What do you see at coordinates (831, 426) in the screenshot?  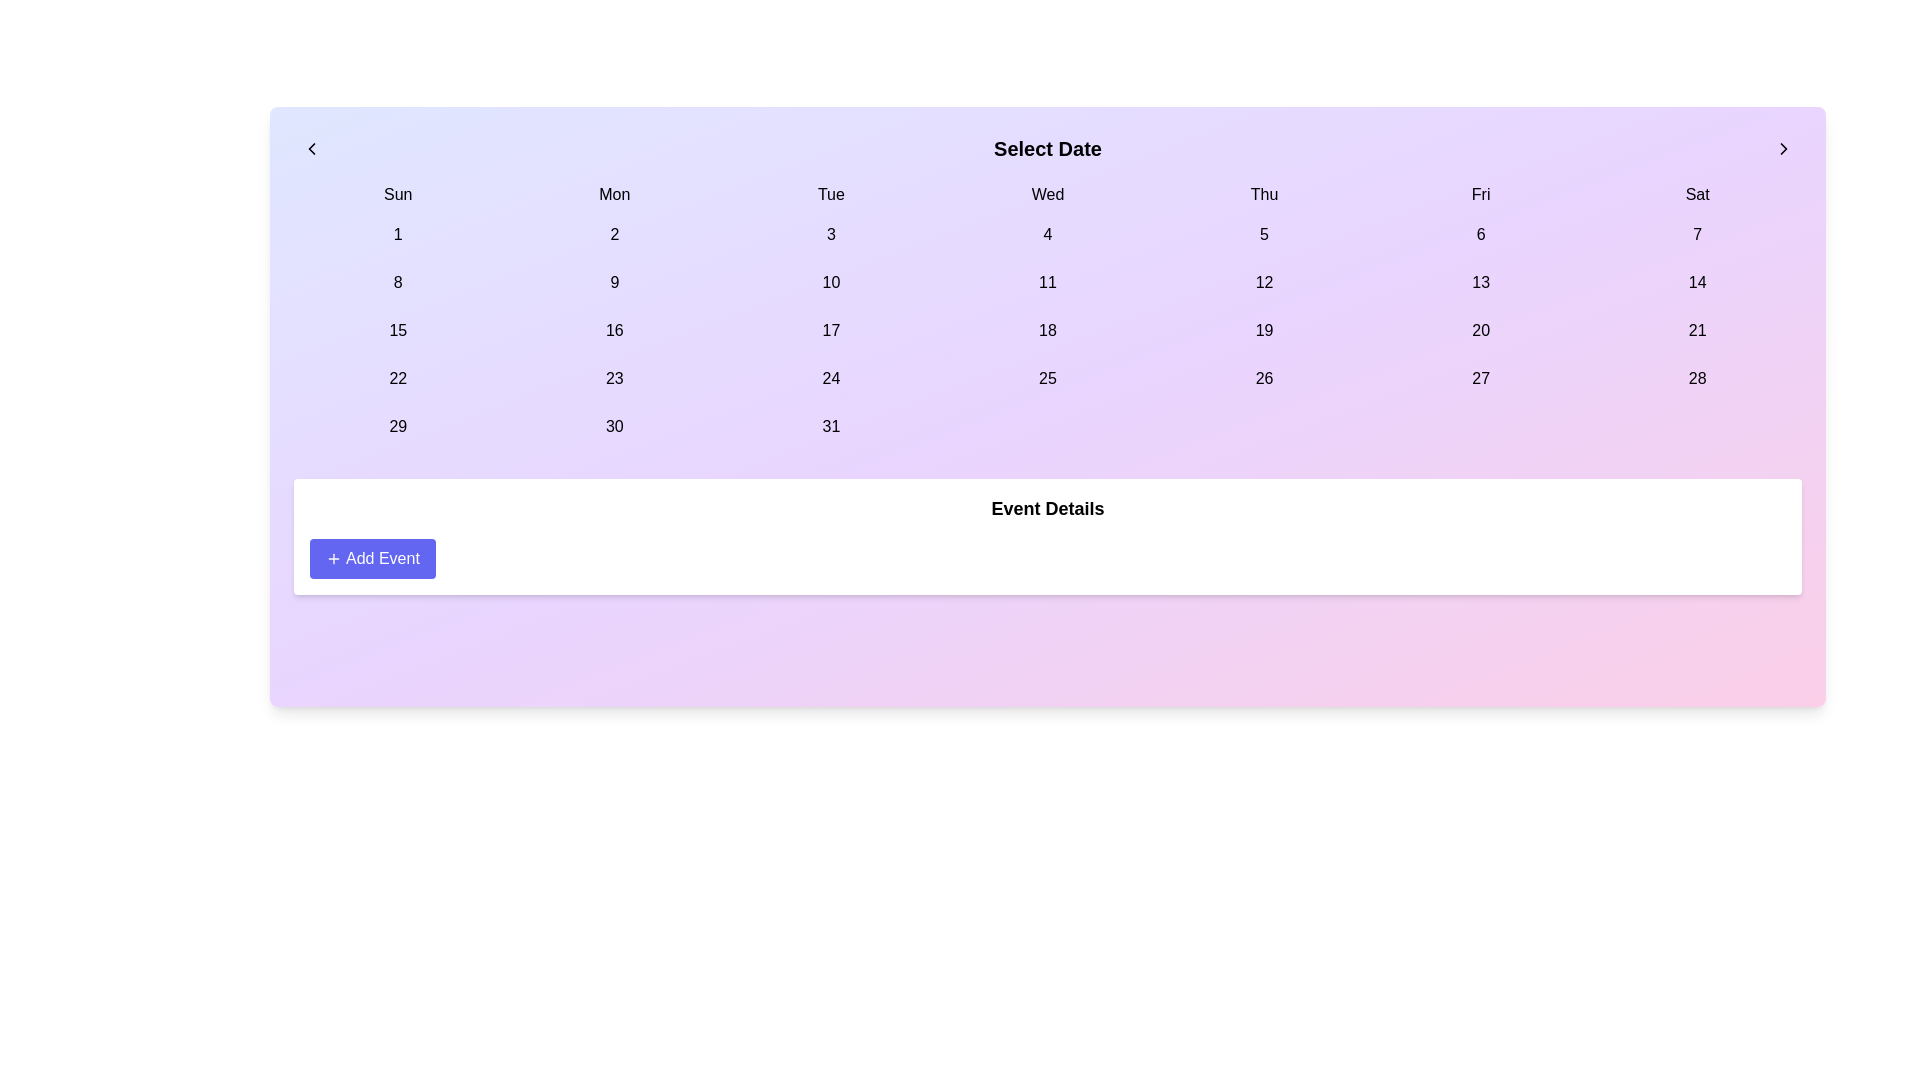 I see `the date '31' button in the calendar interface` at bounding box center [831, 426].